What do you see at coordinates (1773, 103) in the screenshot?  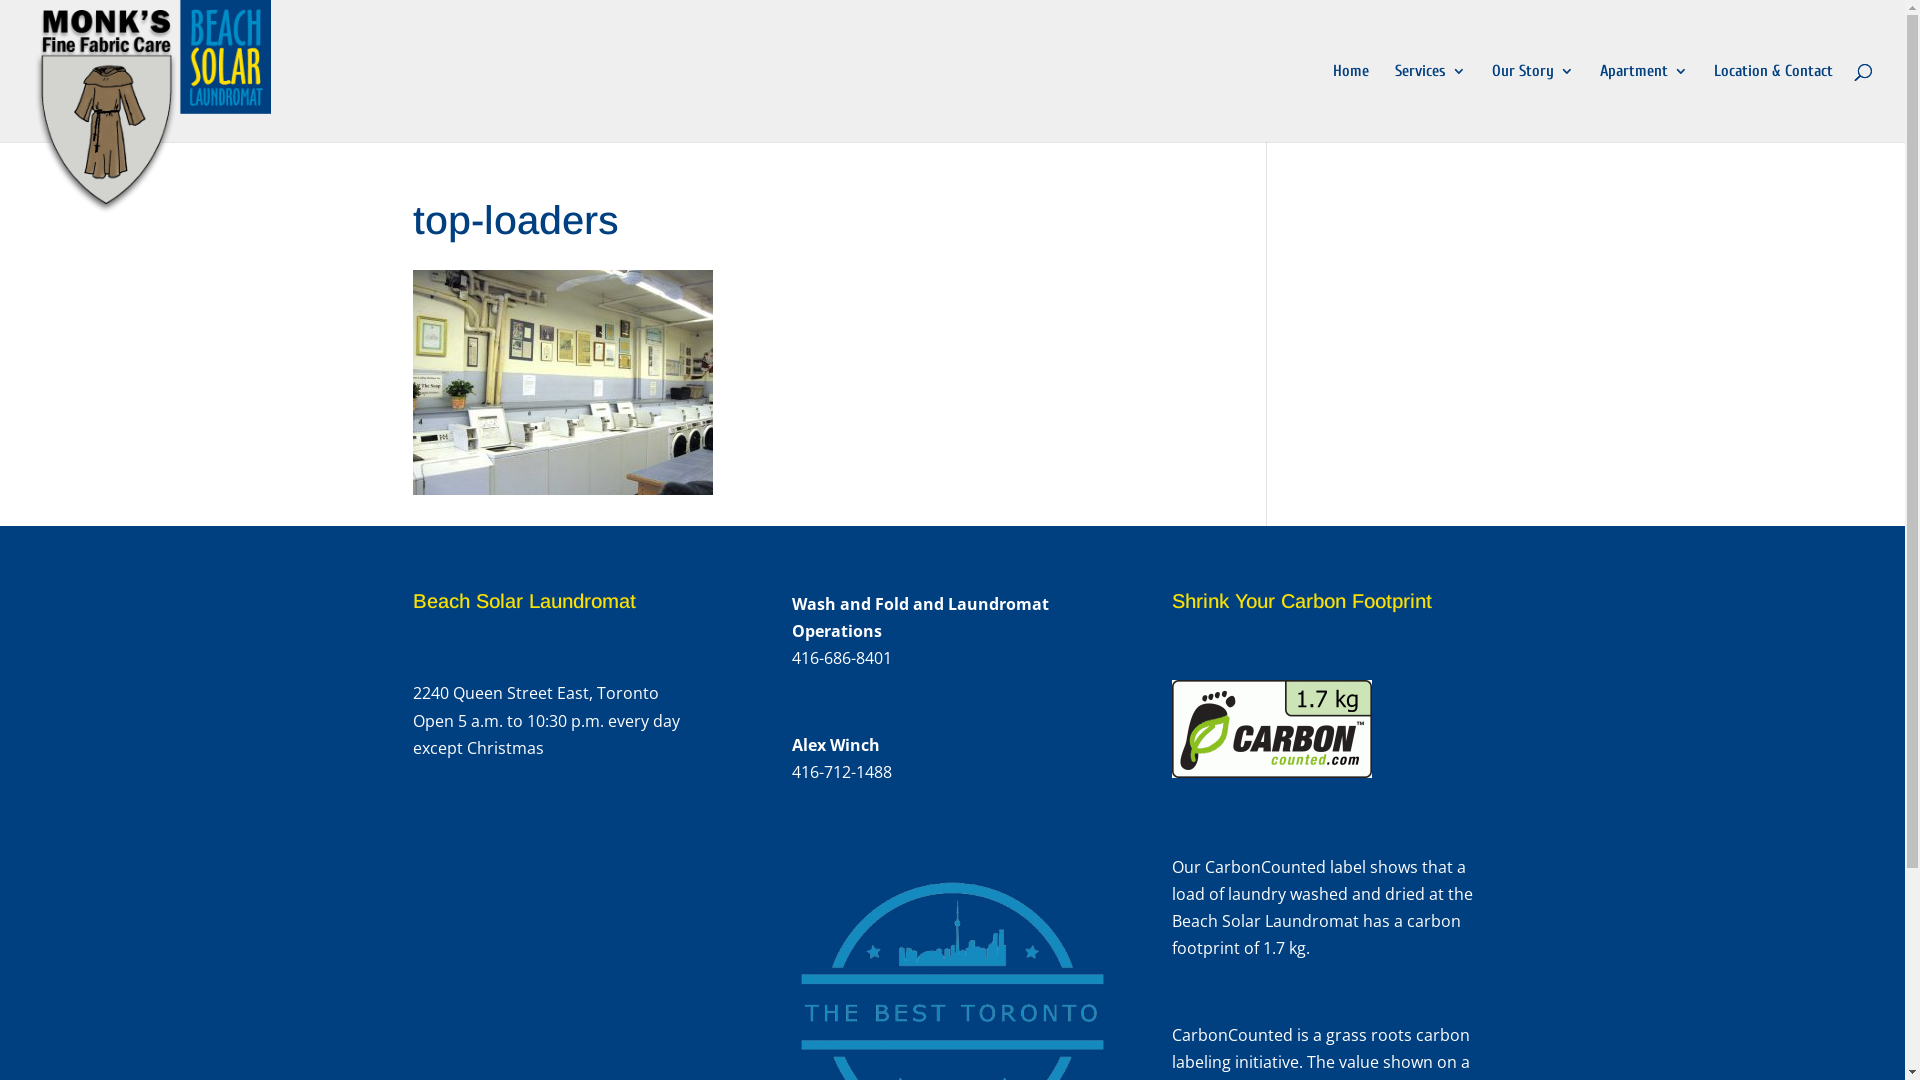 I see `'Location & Contact'` at bounding box center [1773, 103].